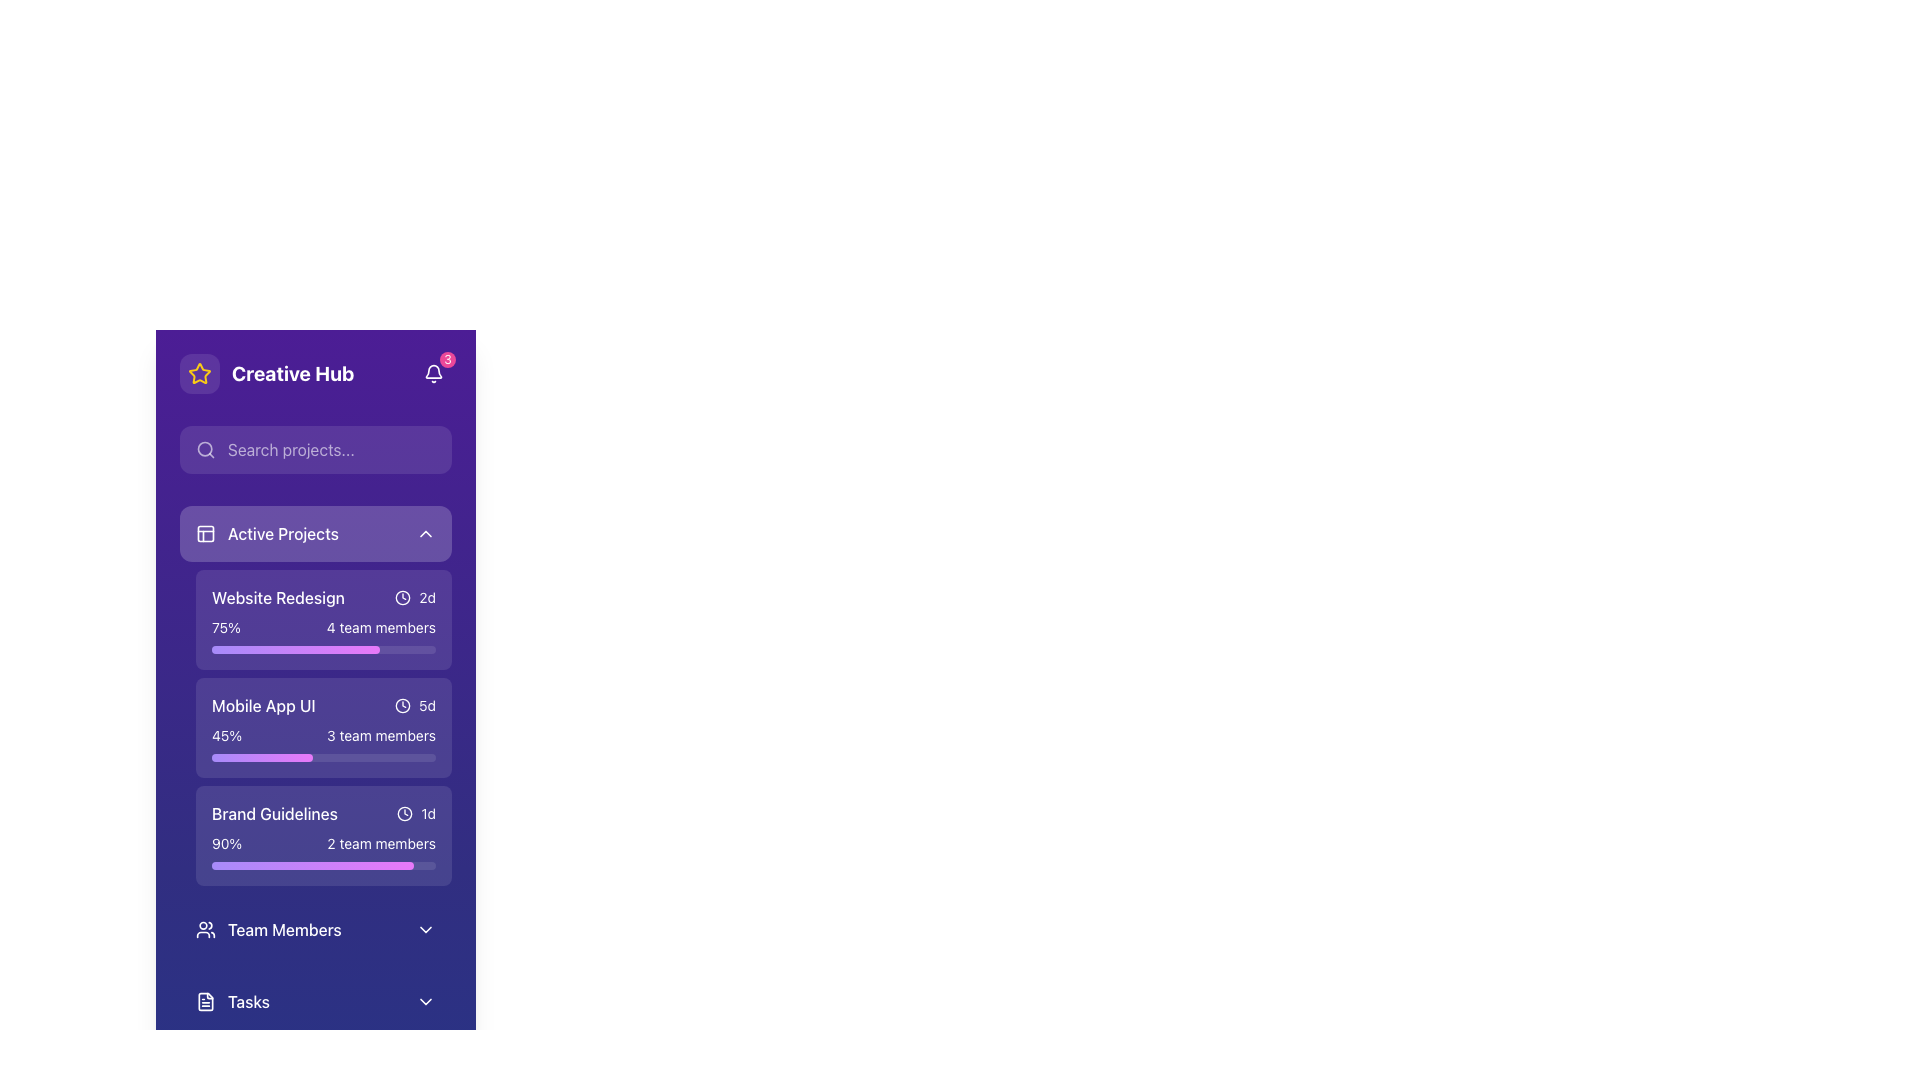  What do you see at coordinates (277, 596) in the screenshot?
I see `the 'Website Redesign' text label in the Active Projects section of the purple sidebar` at bounding box center [277, 596].